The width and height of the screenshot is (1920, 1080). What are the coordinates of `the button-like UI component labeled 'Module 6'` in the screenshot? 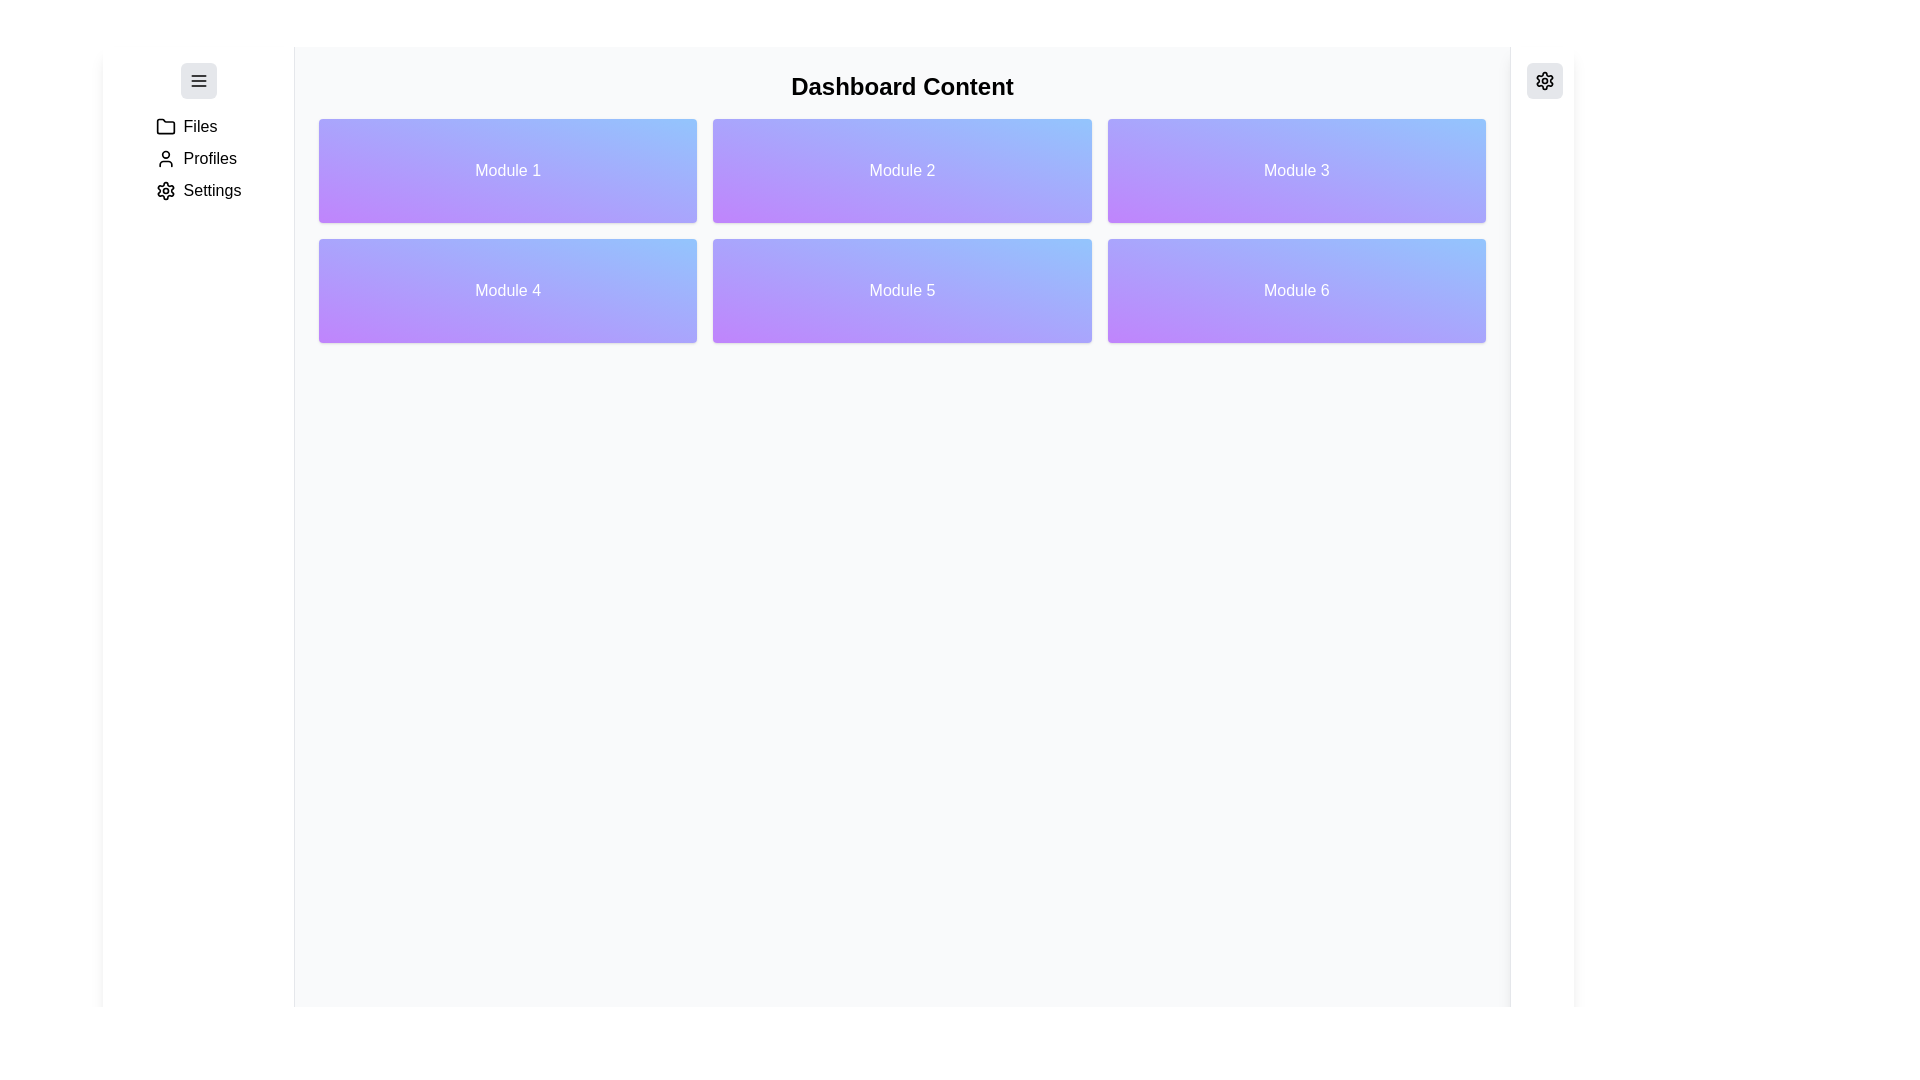 It's located at (1296, 290).